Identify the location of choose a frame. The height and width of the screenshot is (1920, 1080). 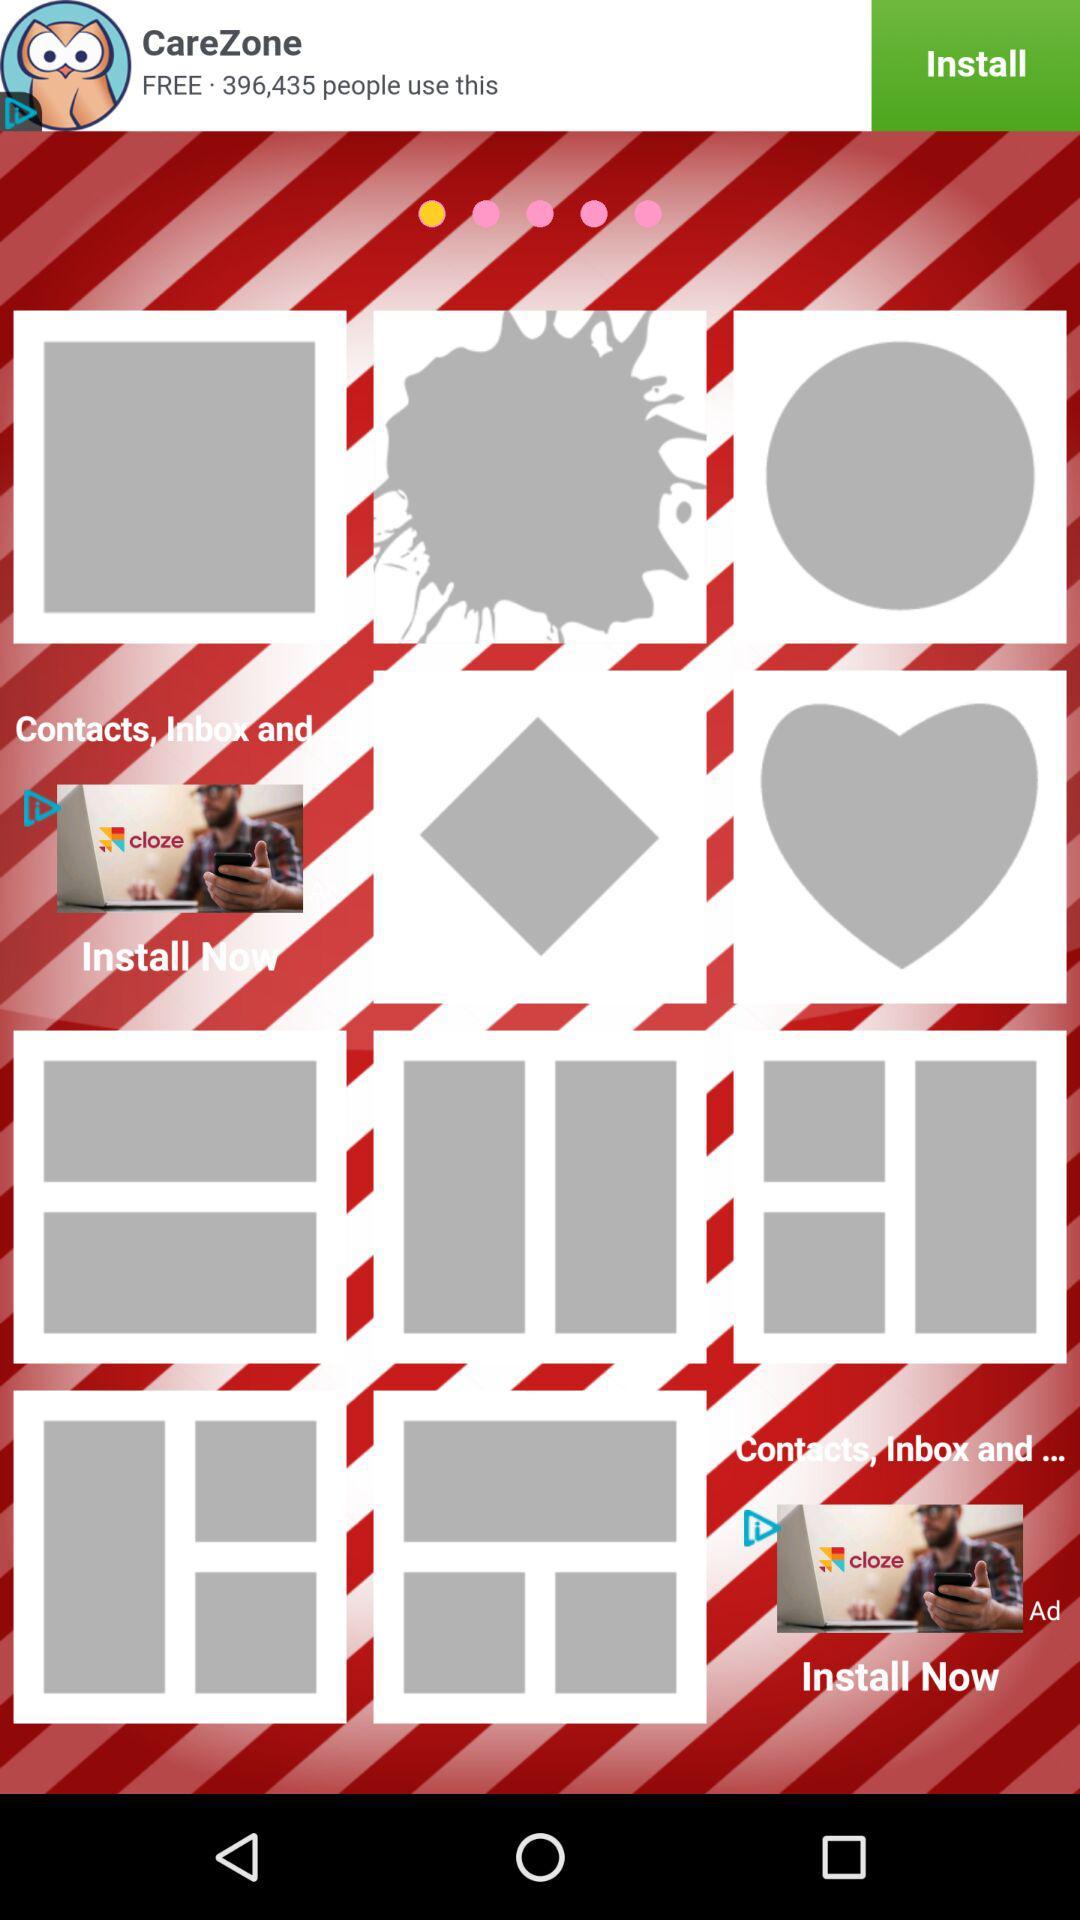
(898, 475).